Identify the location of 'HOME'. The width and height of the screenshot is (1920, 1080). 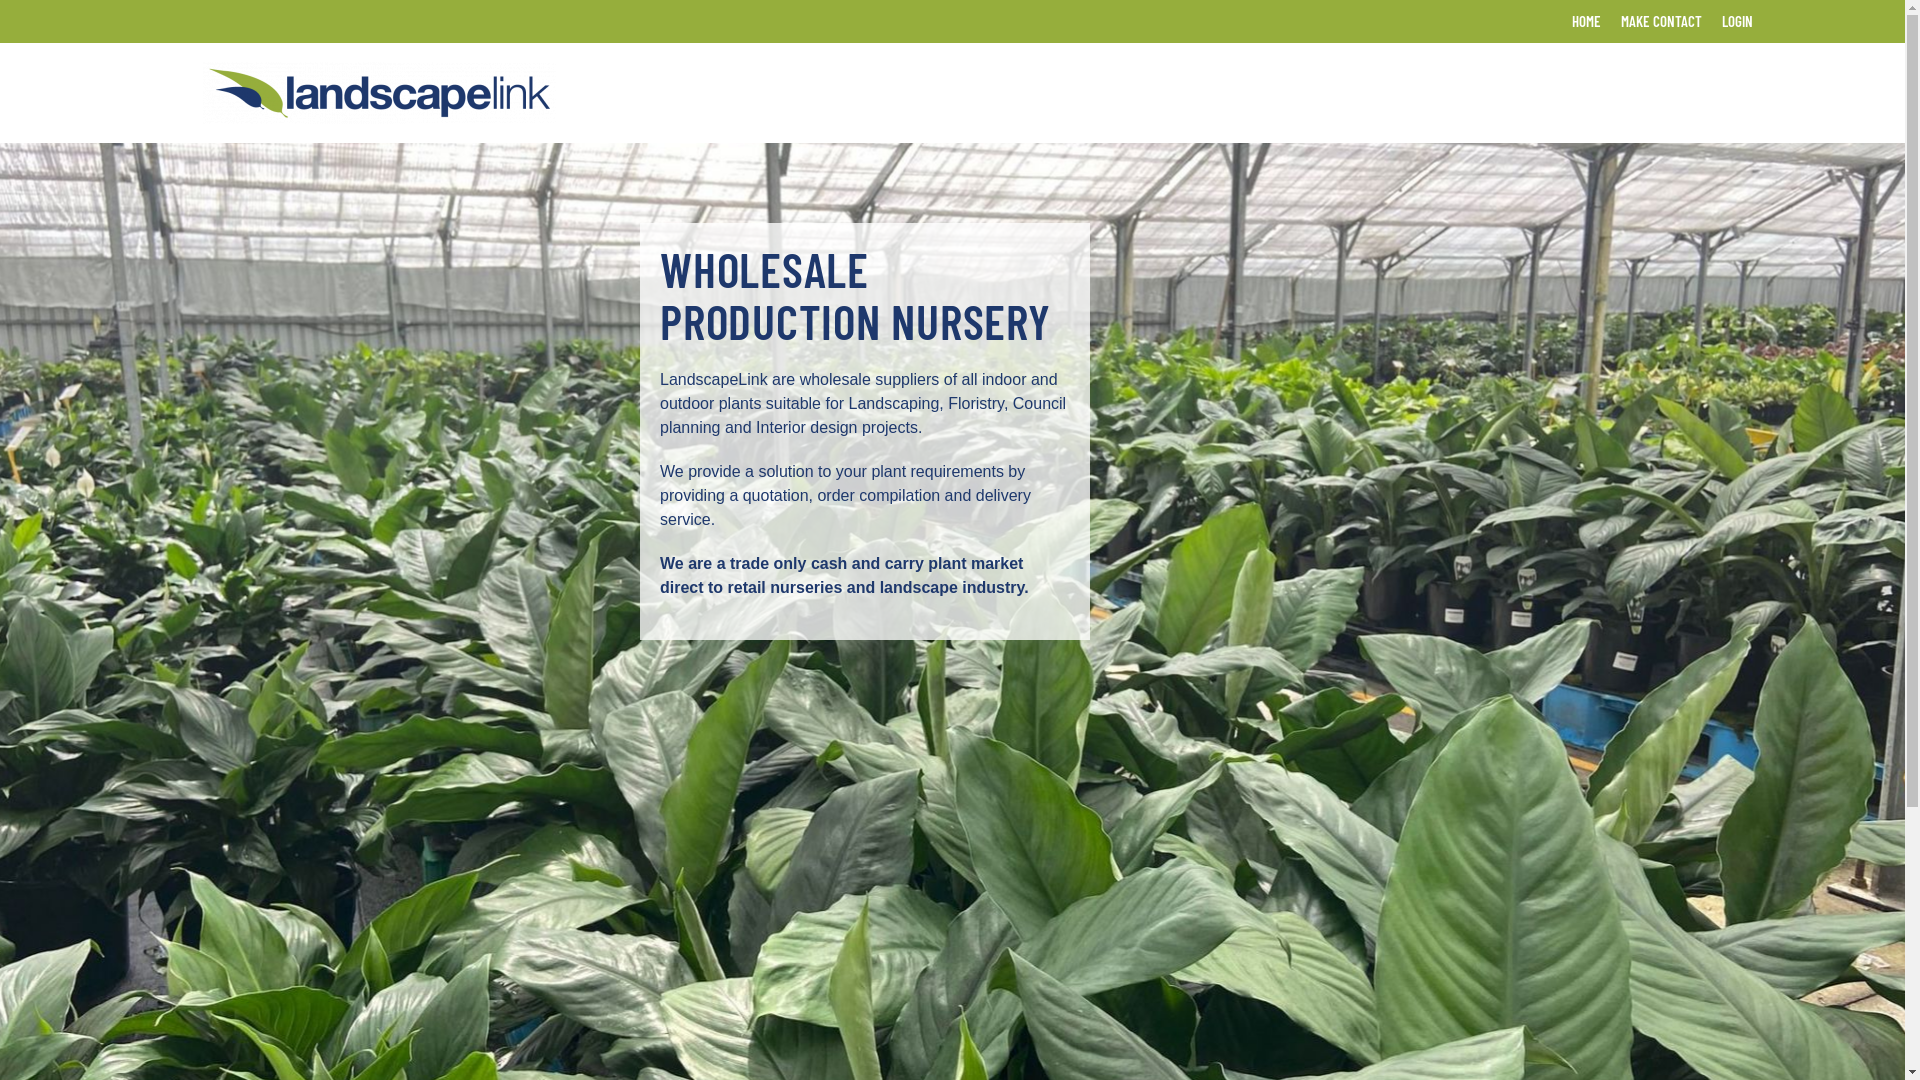
(1585, 21).